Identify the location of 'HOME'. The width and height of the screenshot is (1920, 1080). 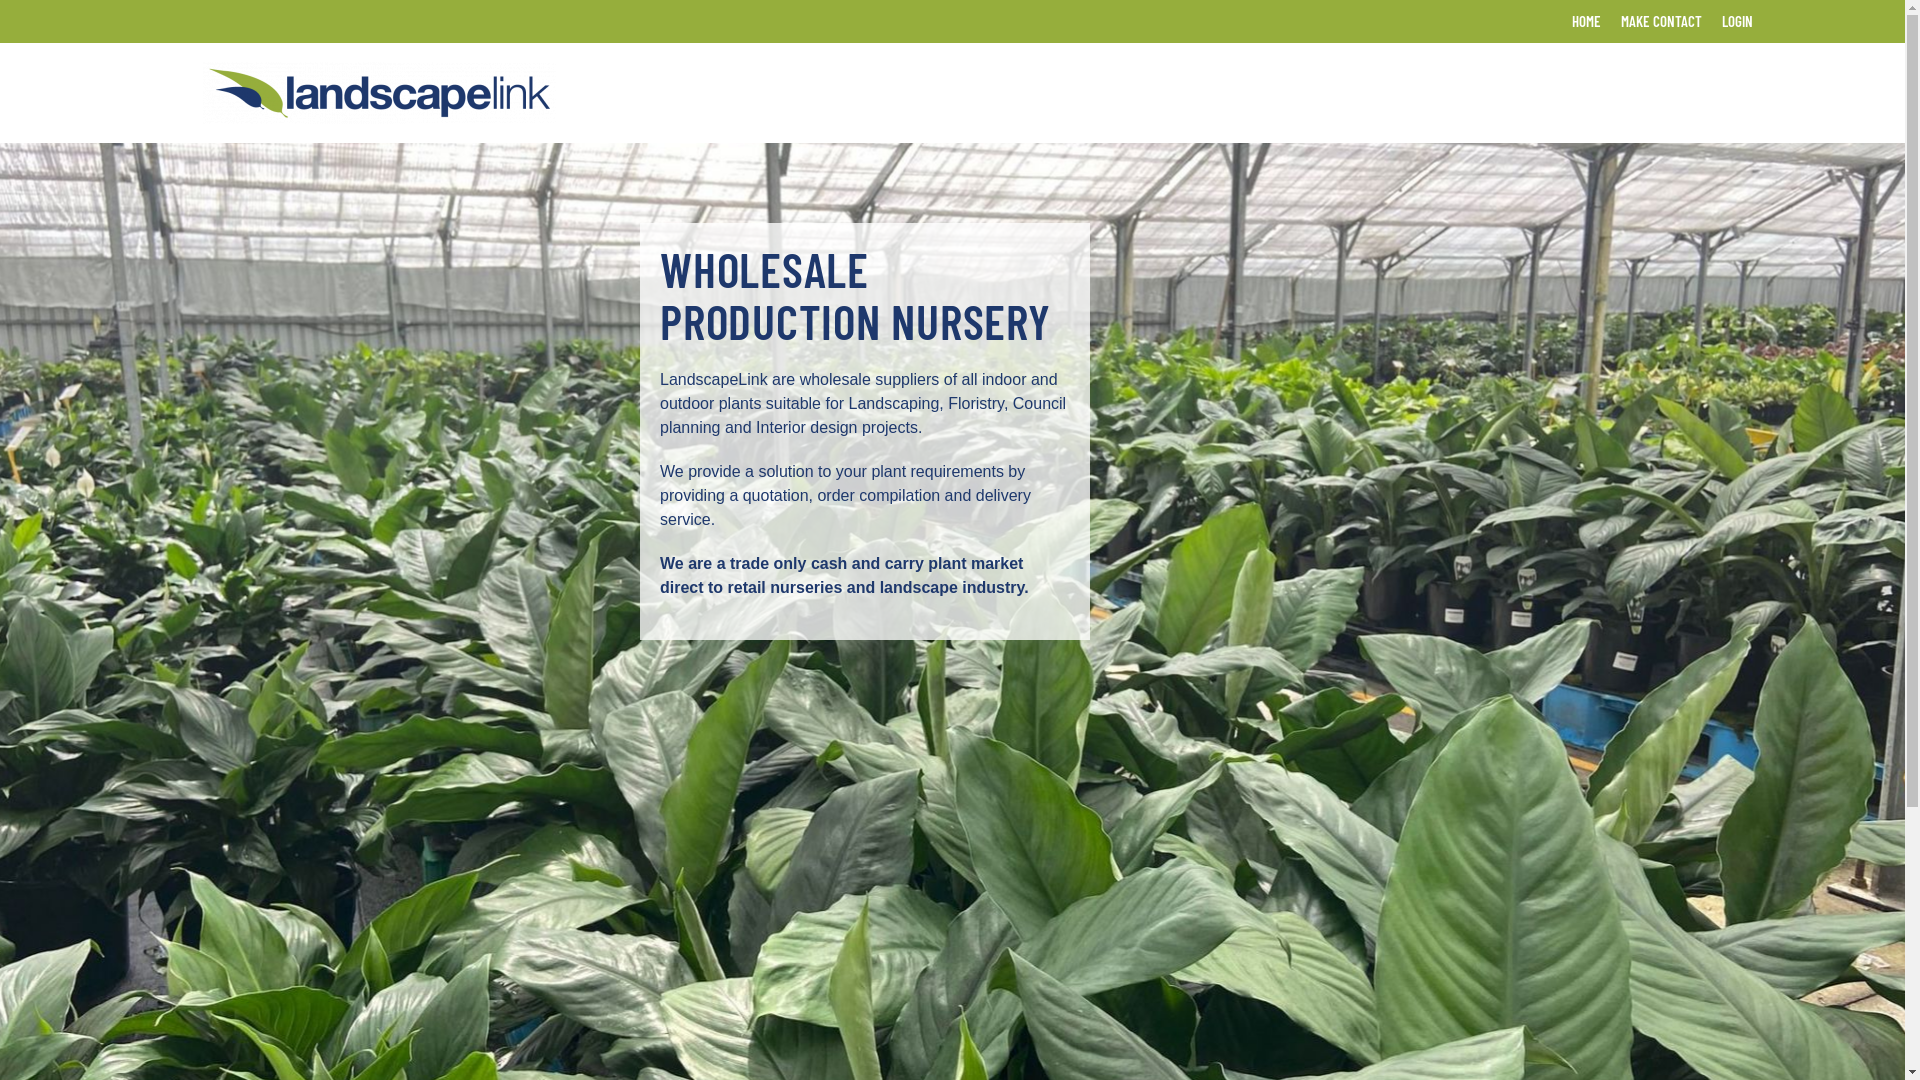
(1585, 21).